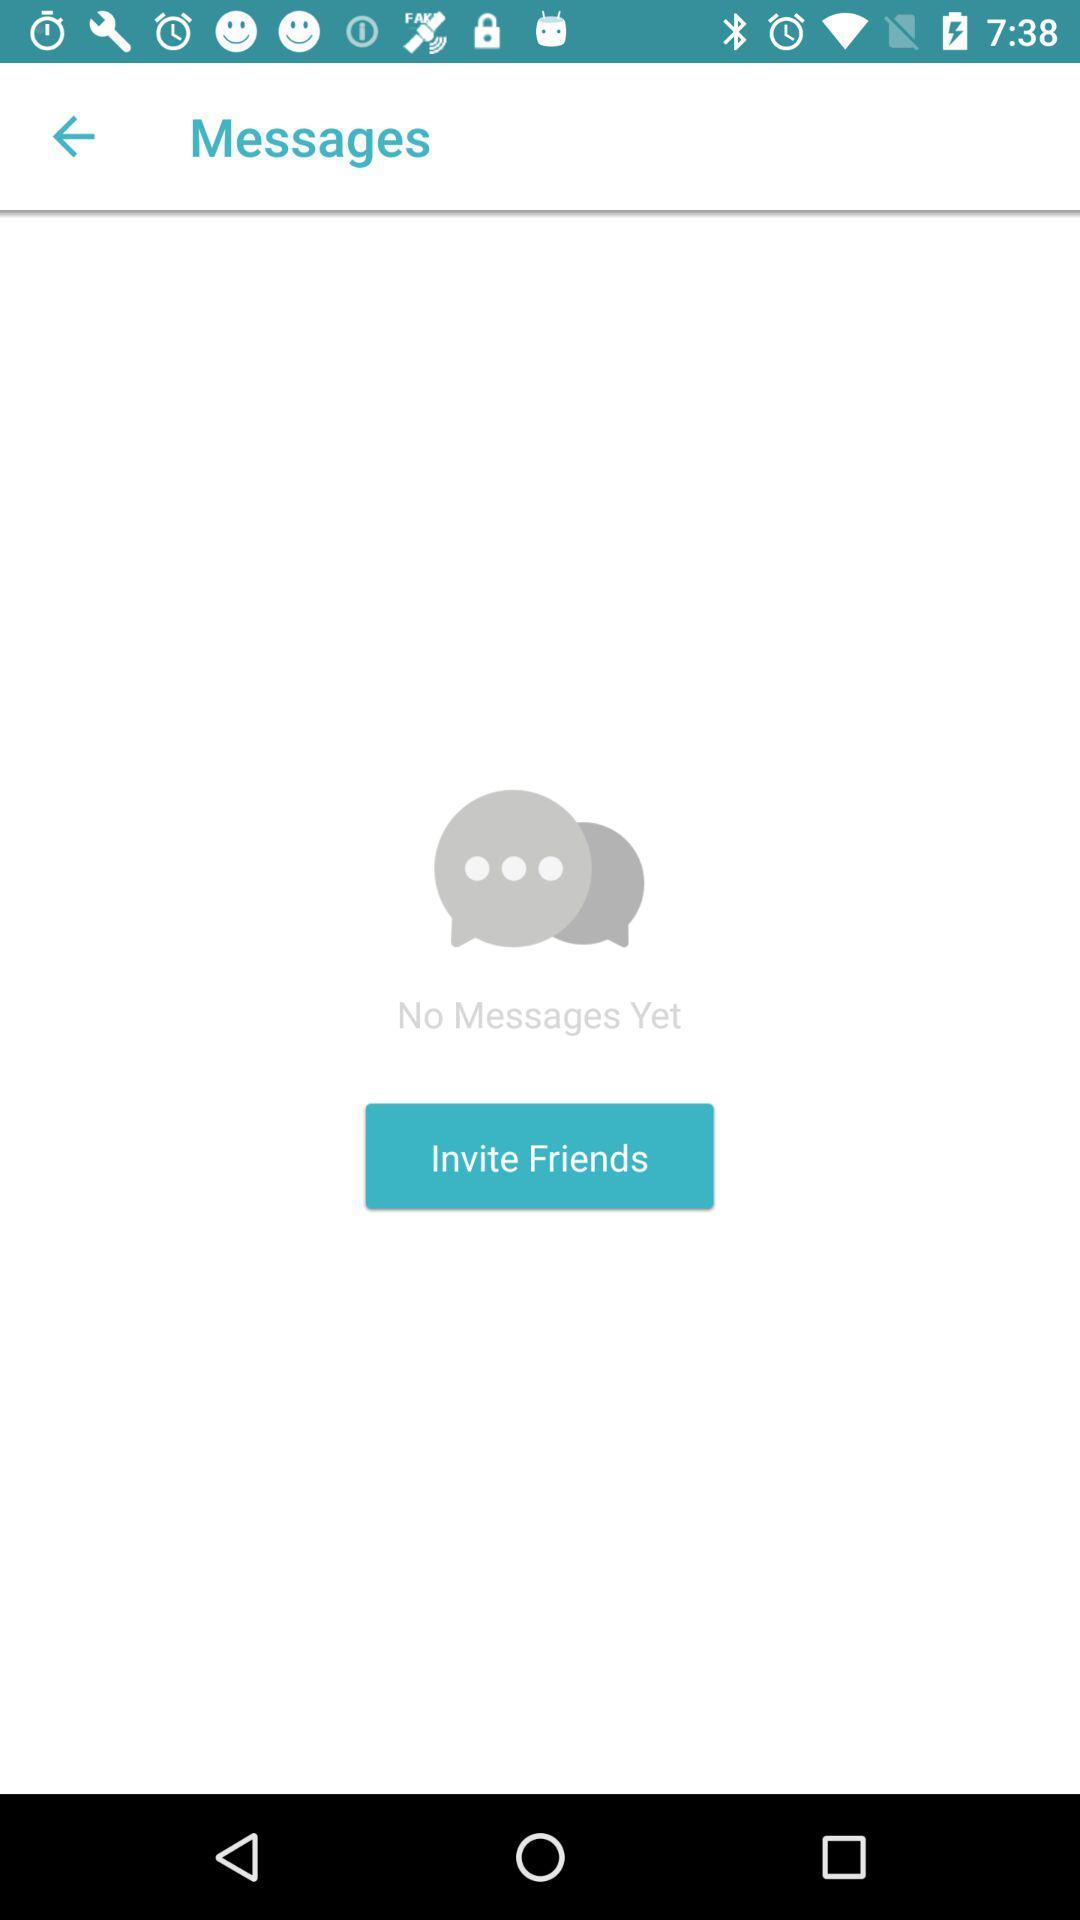  Describe the element at coordinates (538, 1157) in the screenshot. I see `the invite friends item` at that location.